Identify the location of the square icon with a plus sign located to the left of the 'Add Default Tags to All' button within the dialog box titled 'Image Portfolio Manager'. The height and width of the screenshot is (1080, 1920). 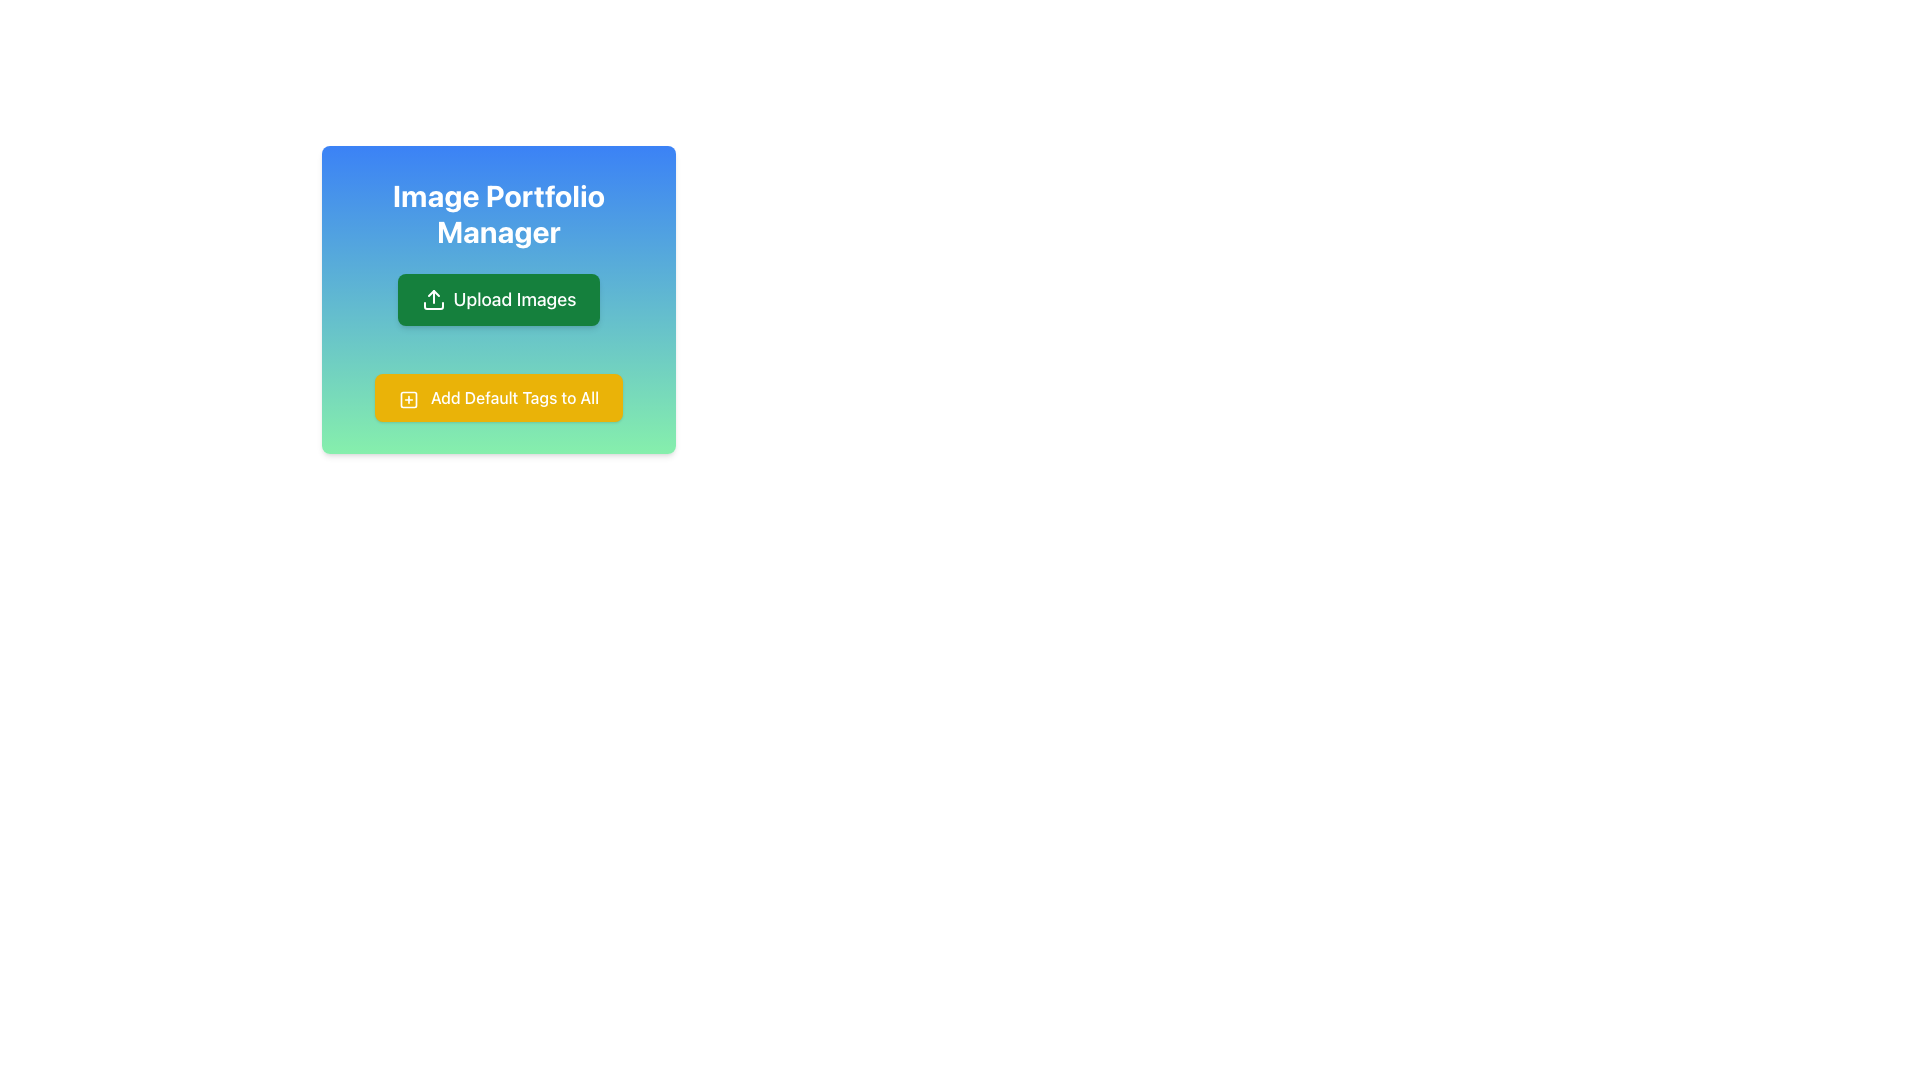
(407, 399).